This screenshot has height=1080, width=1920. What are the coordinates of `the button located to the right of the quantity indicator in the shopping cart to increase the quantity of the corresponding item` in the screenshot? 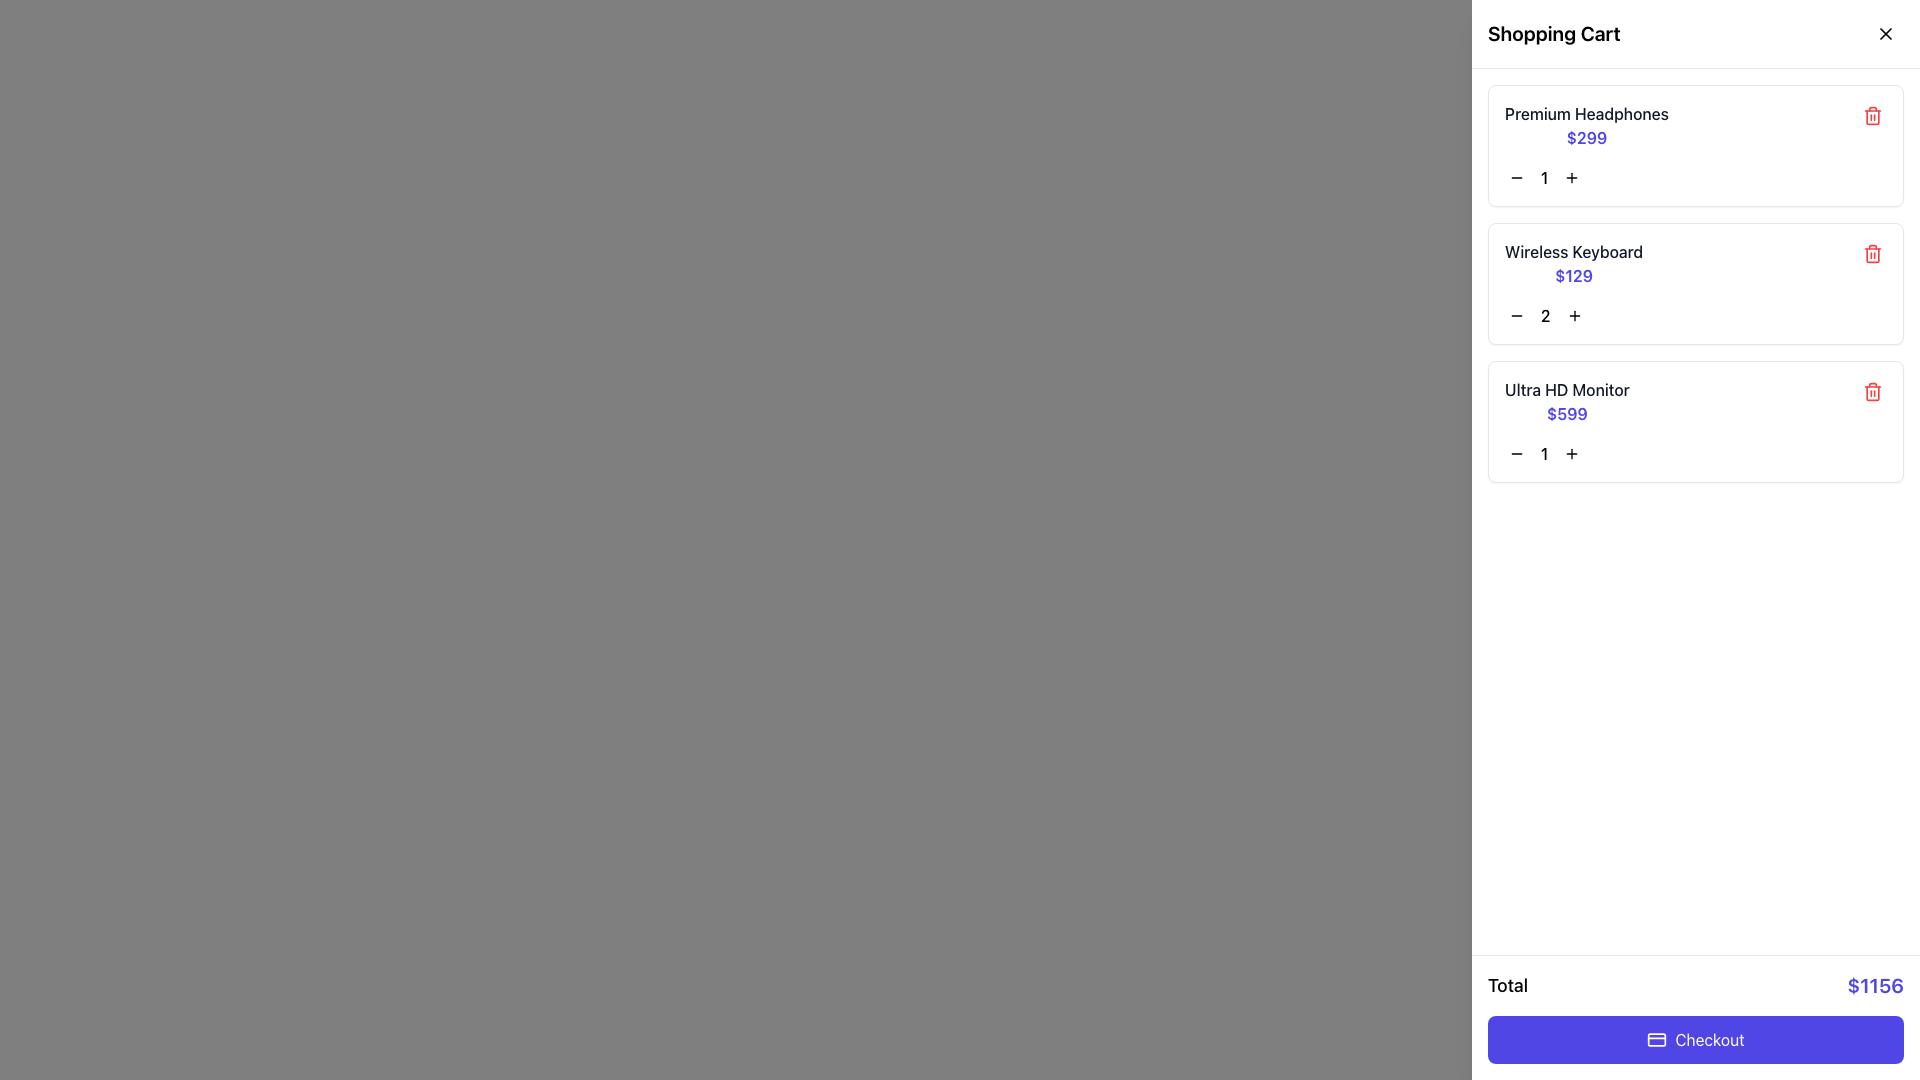 It's located at (1571, 176).